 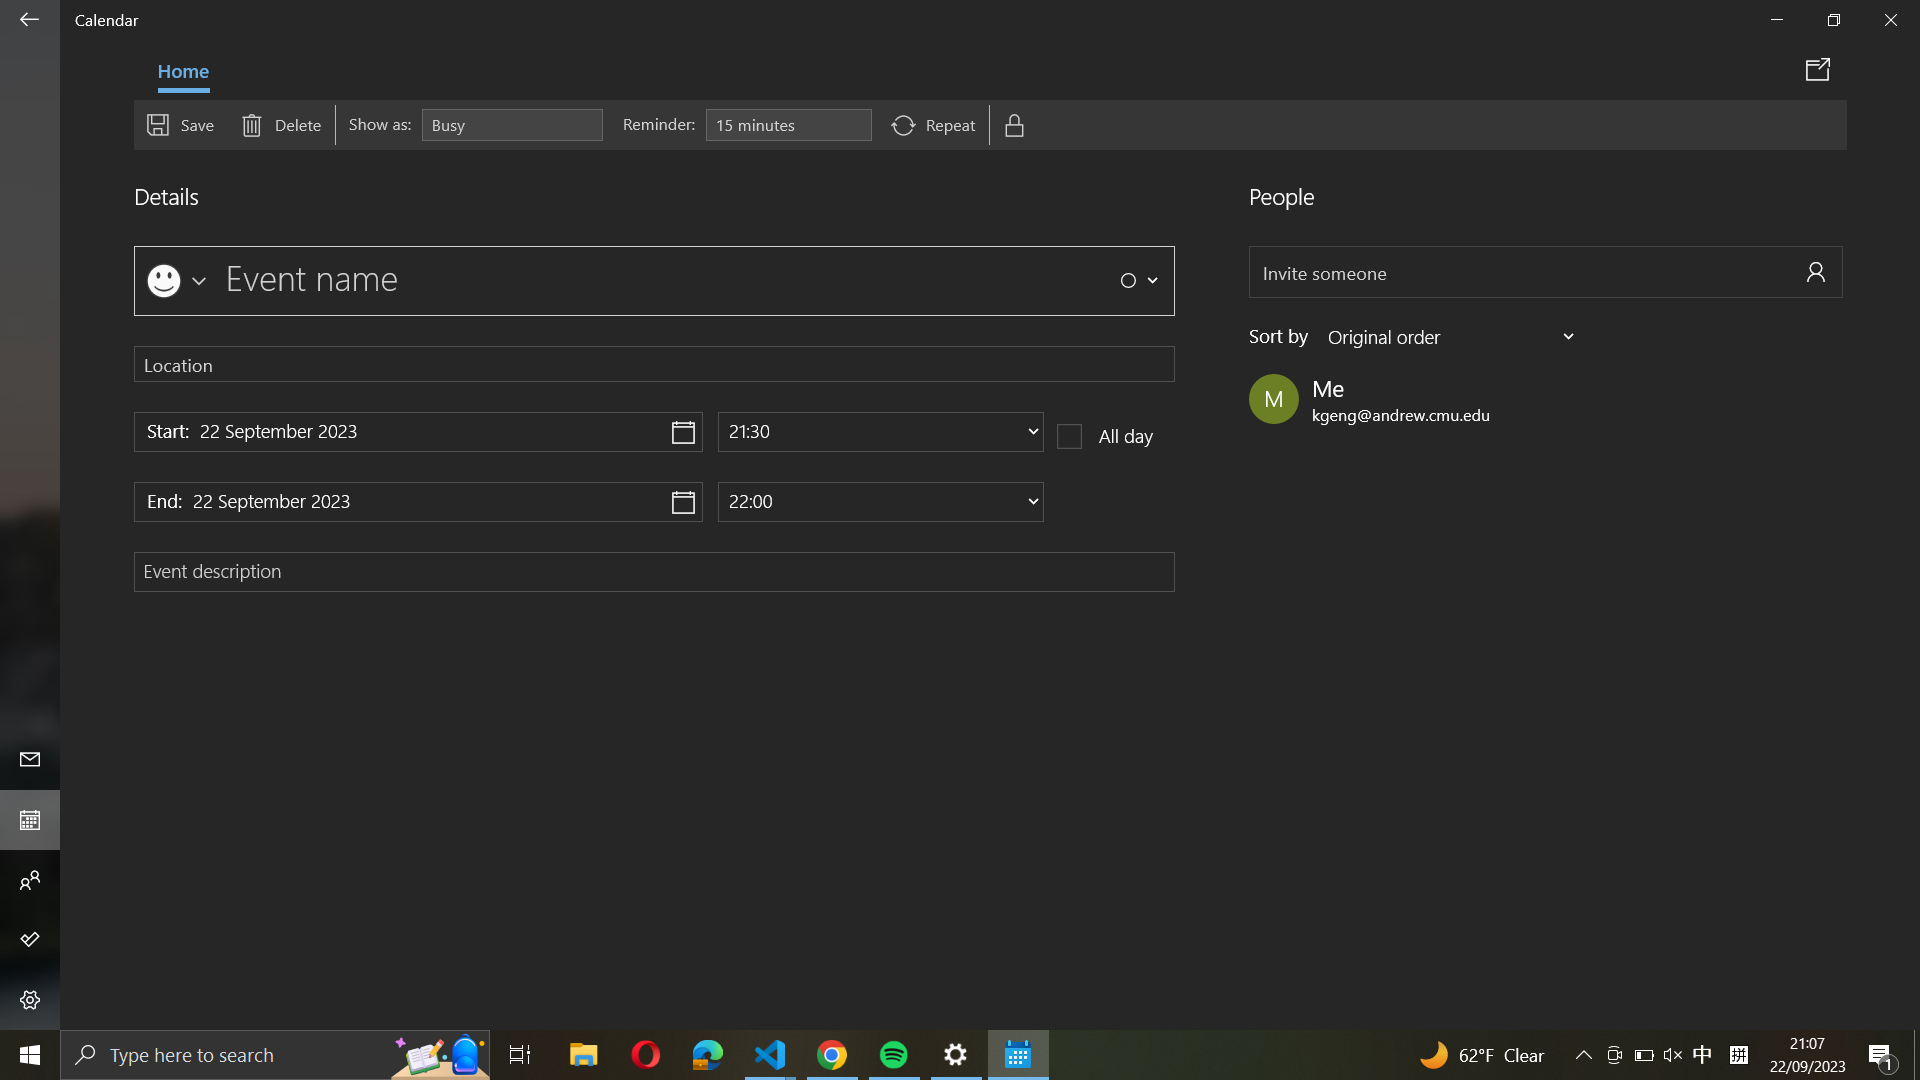 I want to click on Update event schedule to start at "22 November 2024, so click(x=417, y=431).